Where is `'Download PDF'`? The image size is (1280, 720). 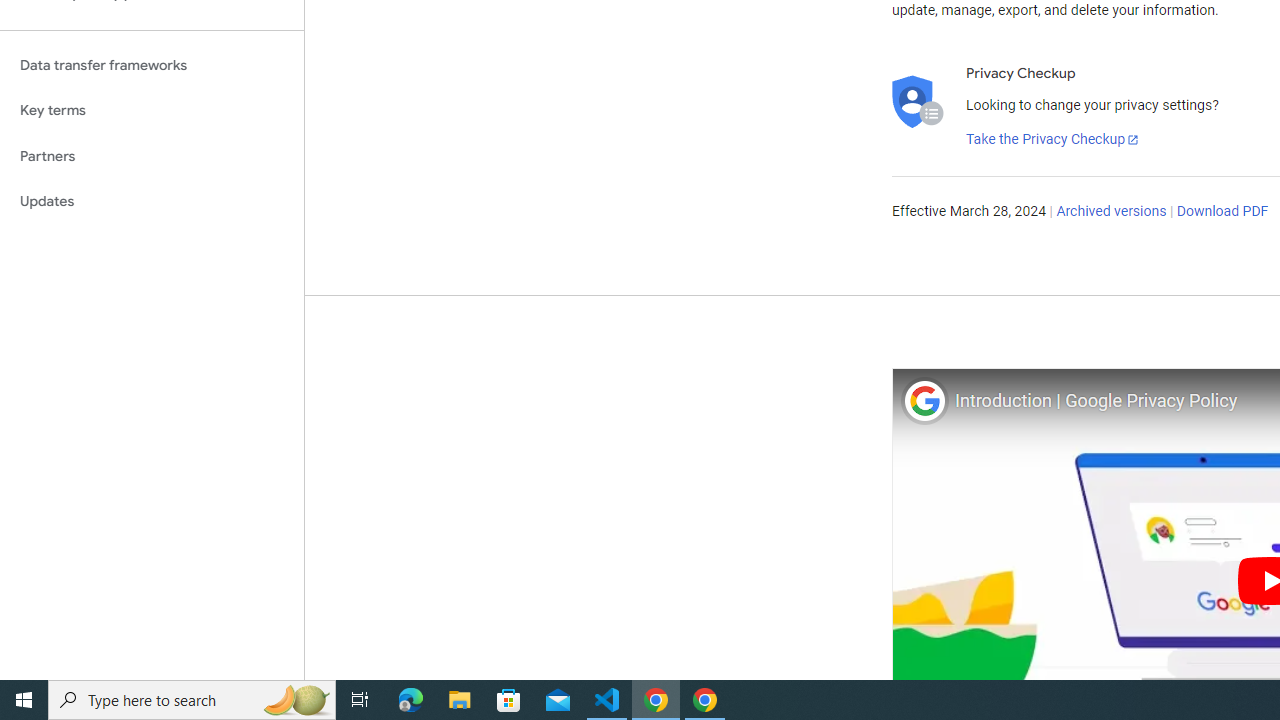
'Download PDF' is located at coordinates (1221, 212).